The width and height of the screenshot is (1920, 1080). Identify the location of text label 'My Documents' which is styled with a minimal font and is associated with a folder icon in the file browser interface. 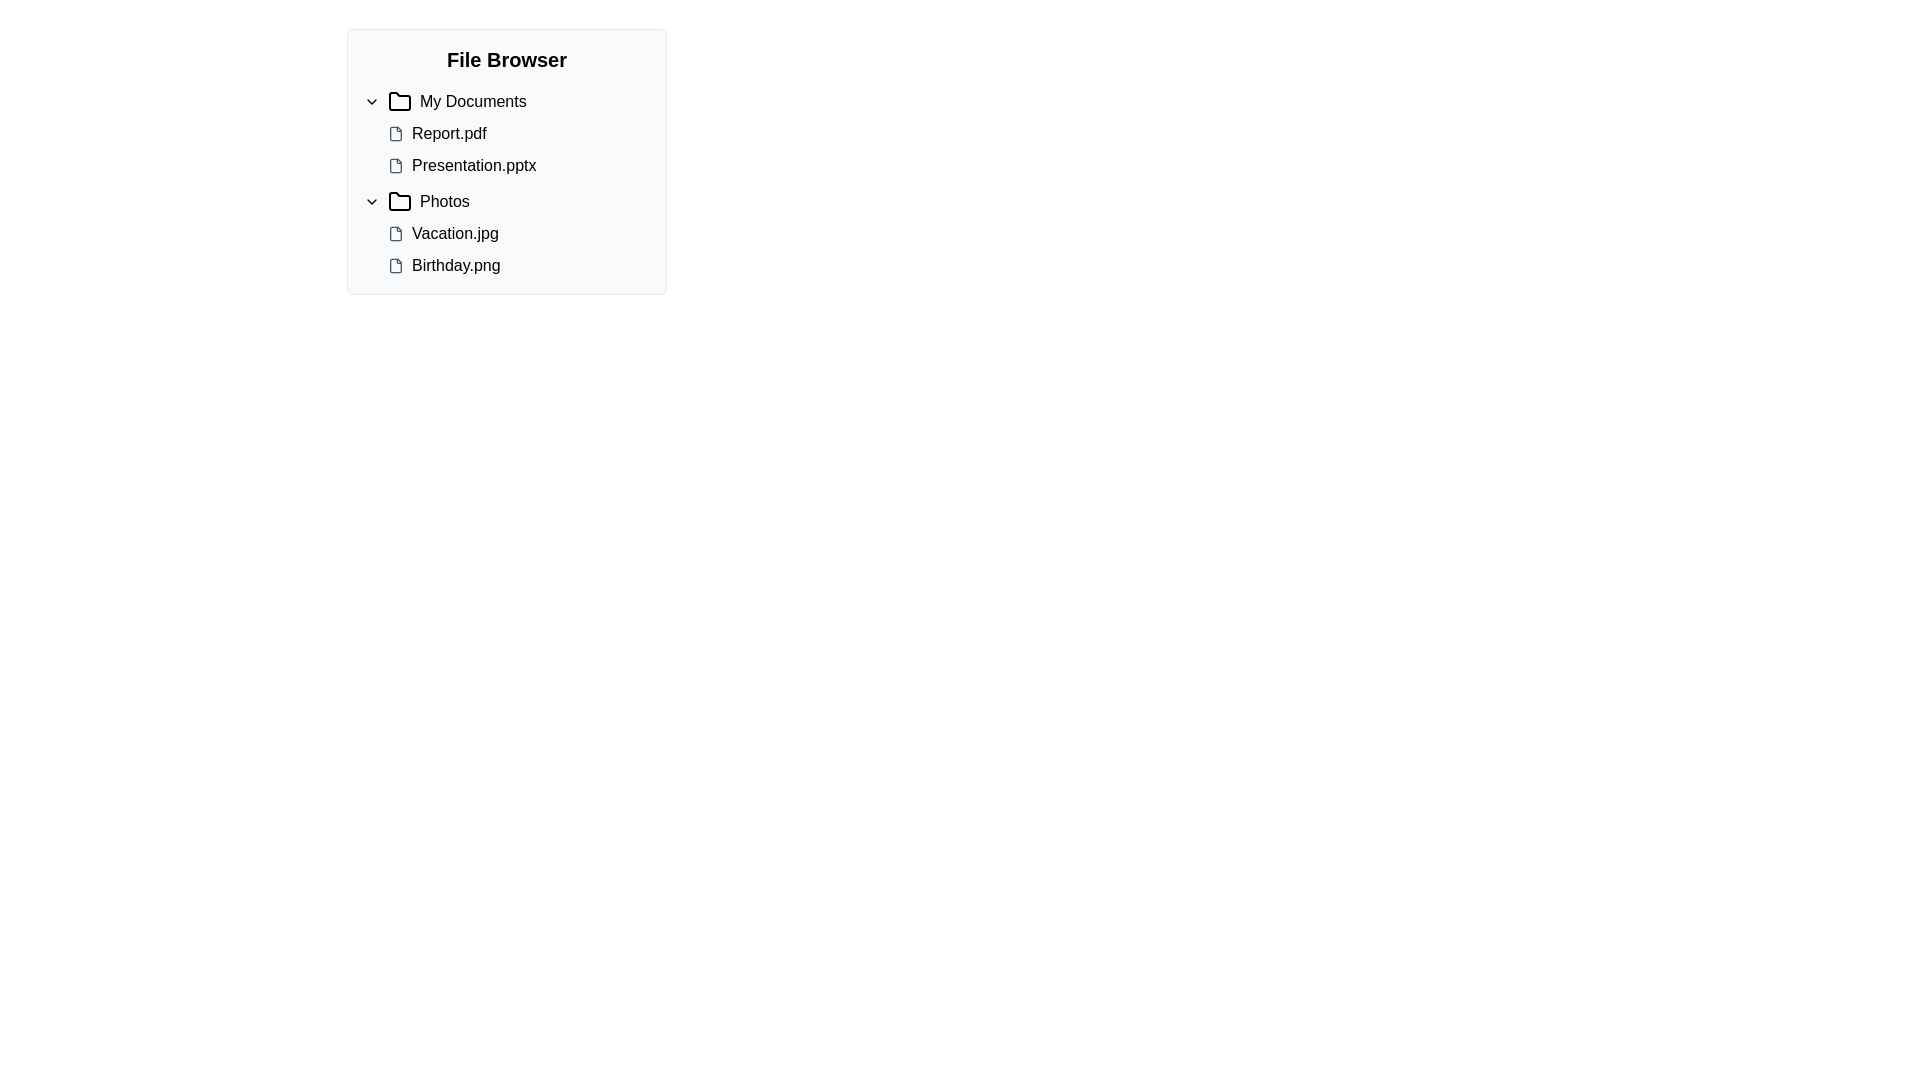
(472, 101).